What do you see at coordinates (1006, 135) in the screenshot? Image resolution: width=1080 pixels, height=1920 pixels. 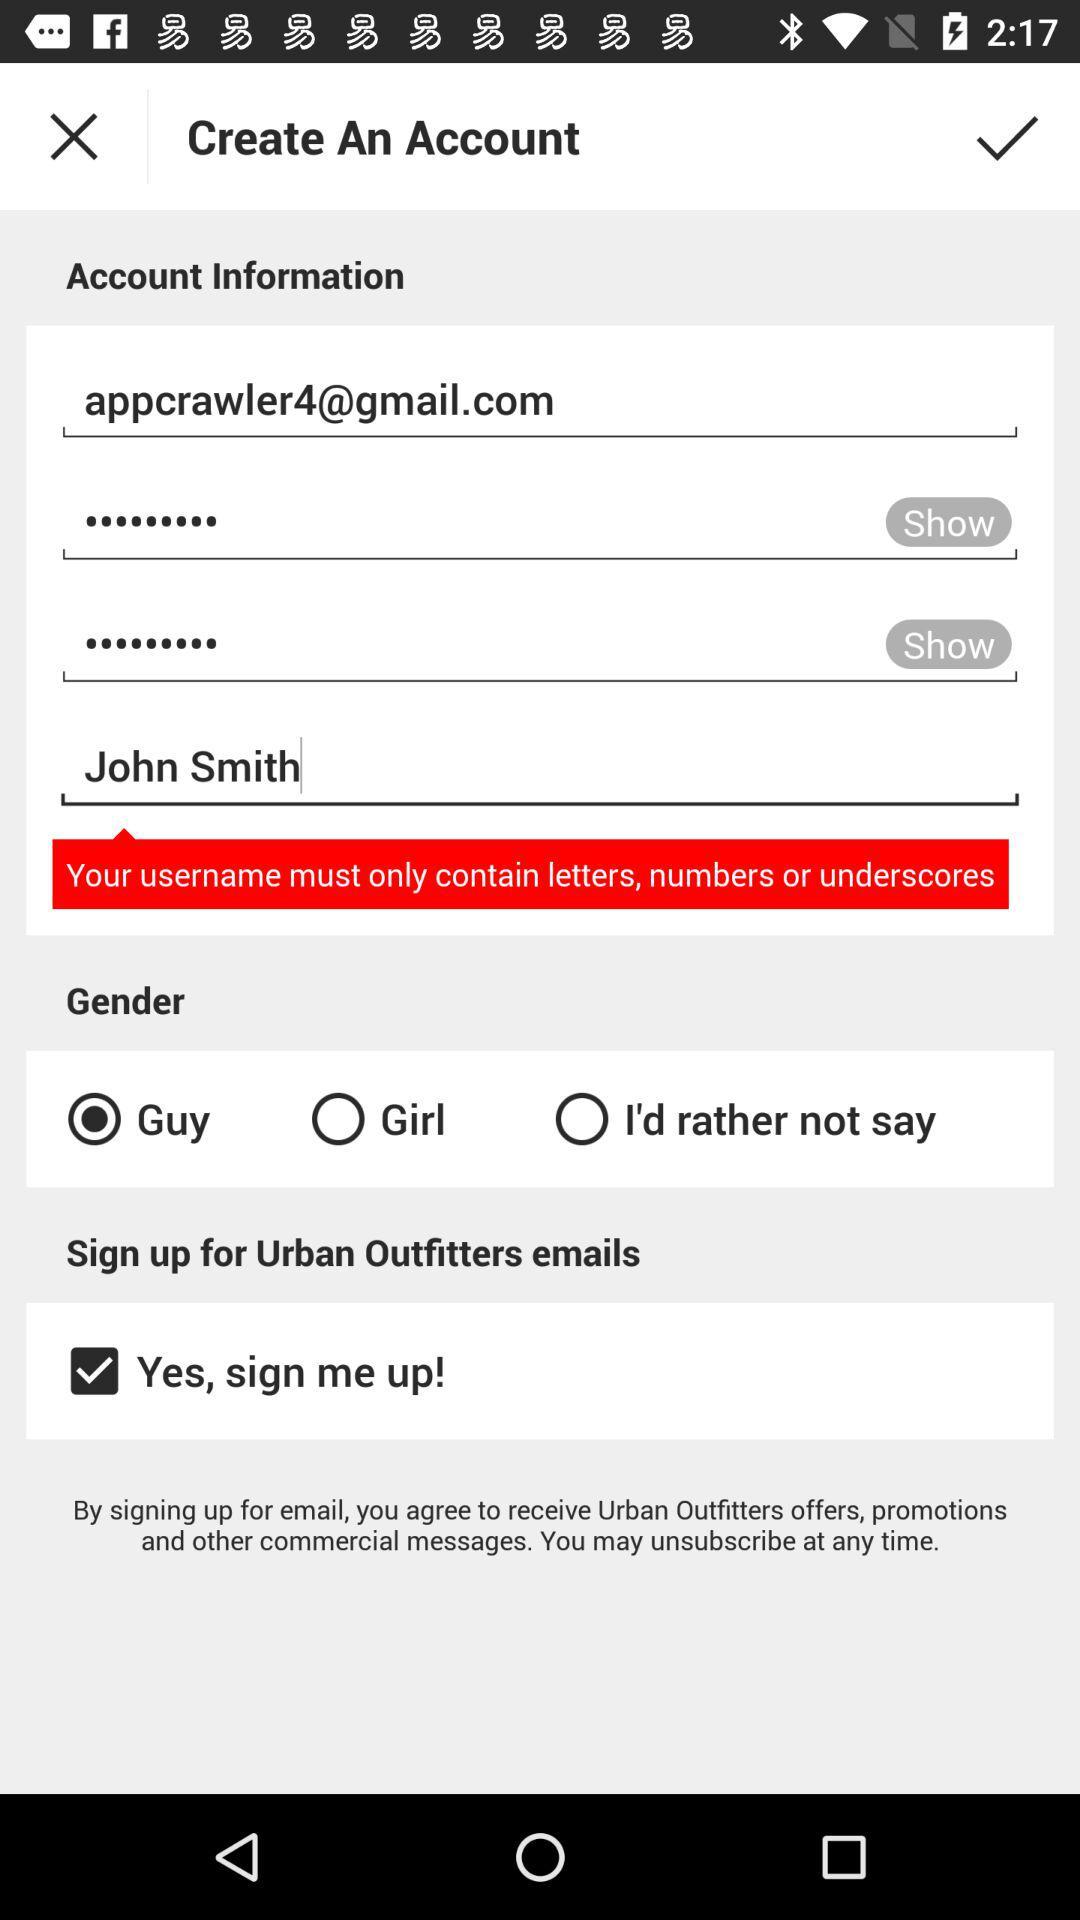 I see `the check icon` at bounding box center [1006, 135].